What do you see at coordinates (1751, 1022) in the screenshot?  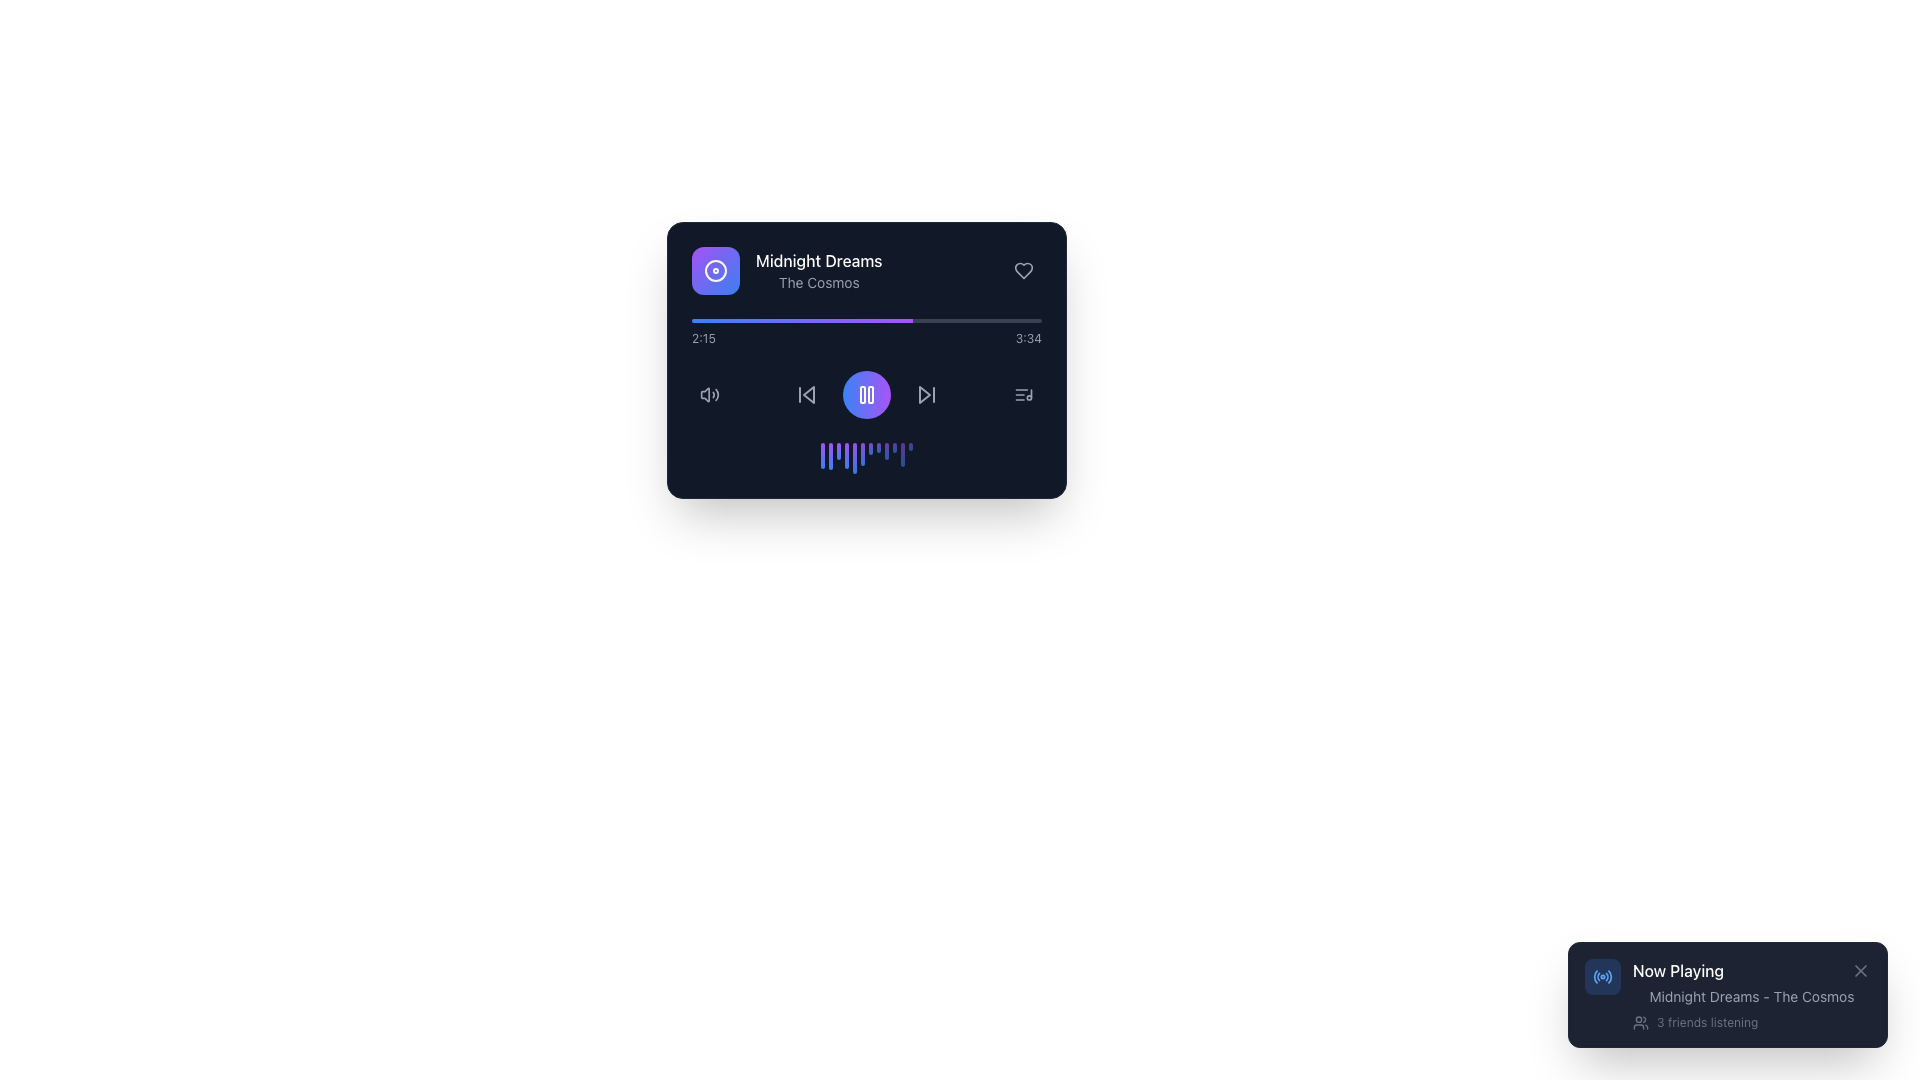 I see `the informational label displaying '3 friends listening', which is accompanied by an icon of a group of people, located at the bottom of the notification panel` at bounding box center [1751, 1022].